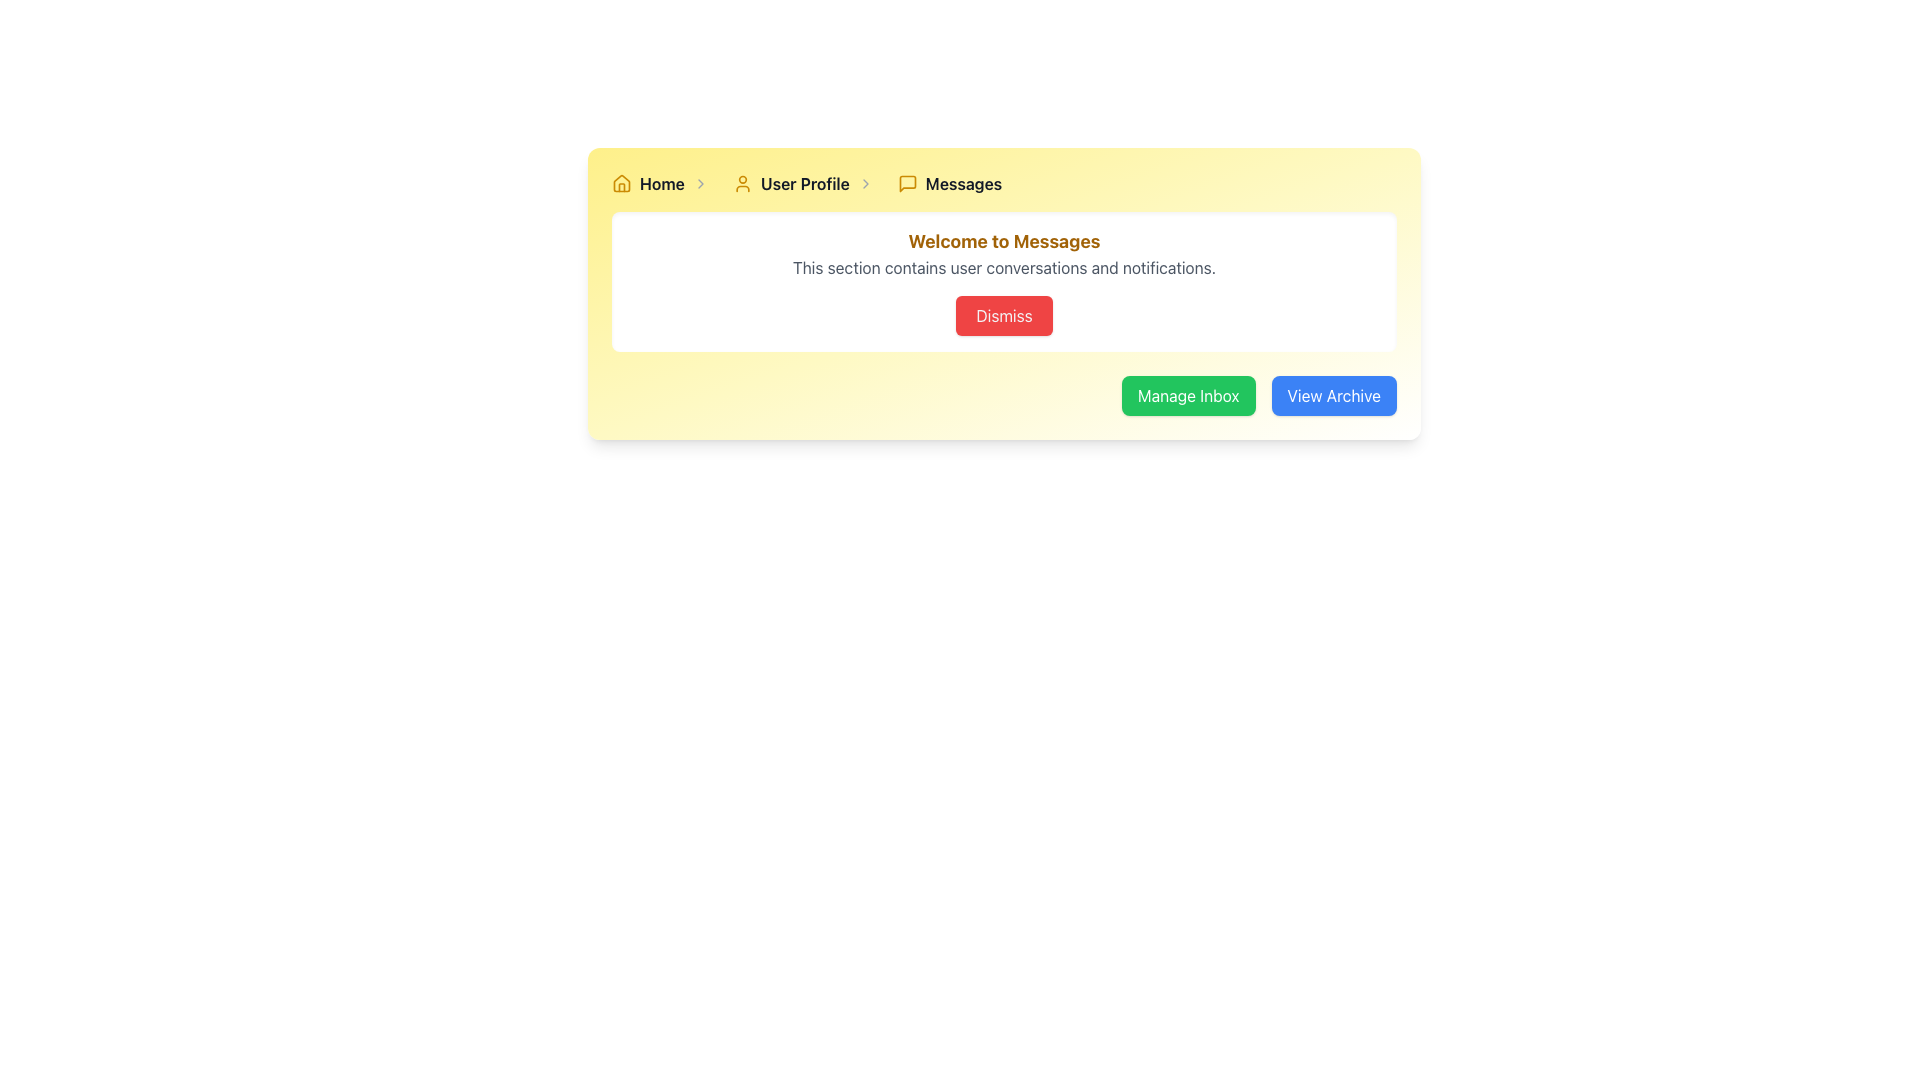 Image resolution: width=1920 pixels, height=1080 pixels. Describe the element at coordinates (906, 184) in the screenshot. I see `the icon in the navigation bar that visually indicates the 'Messages' option, positioned to the left of the 'Messages' label` at that location.